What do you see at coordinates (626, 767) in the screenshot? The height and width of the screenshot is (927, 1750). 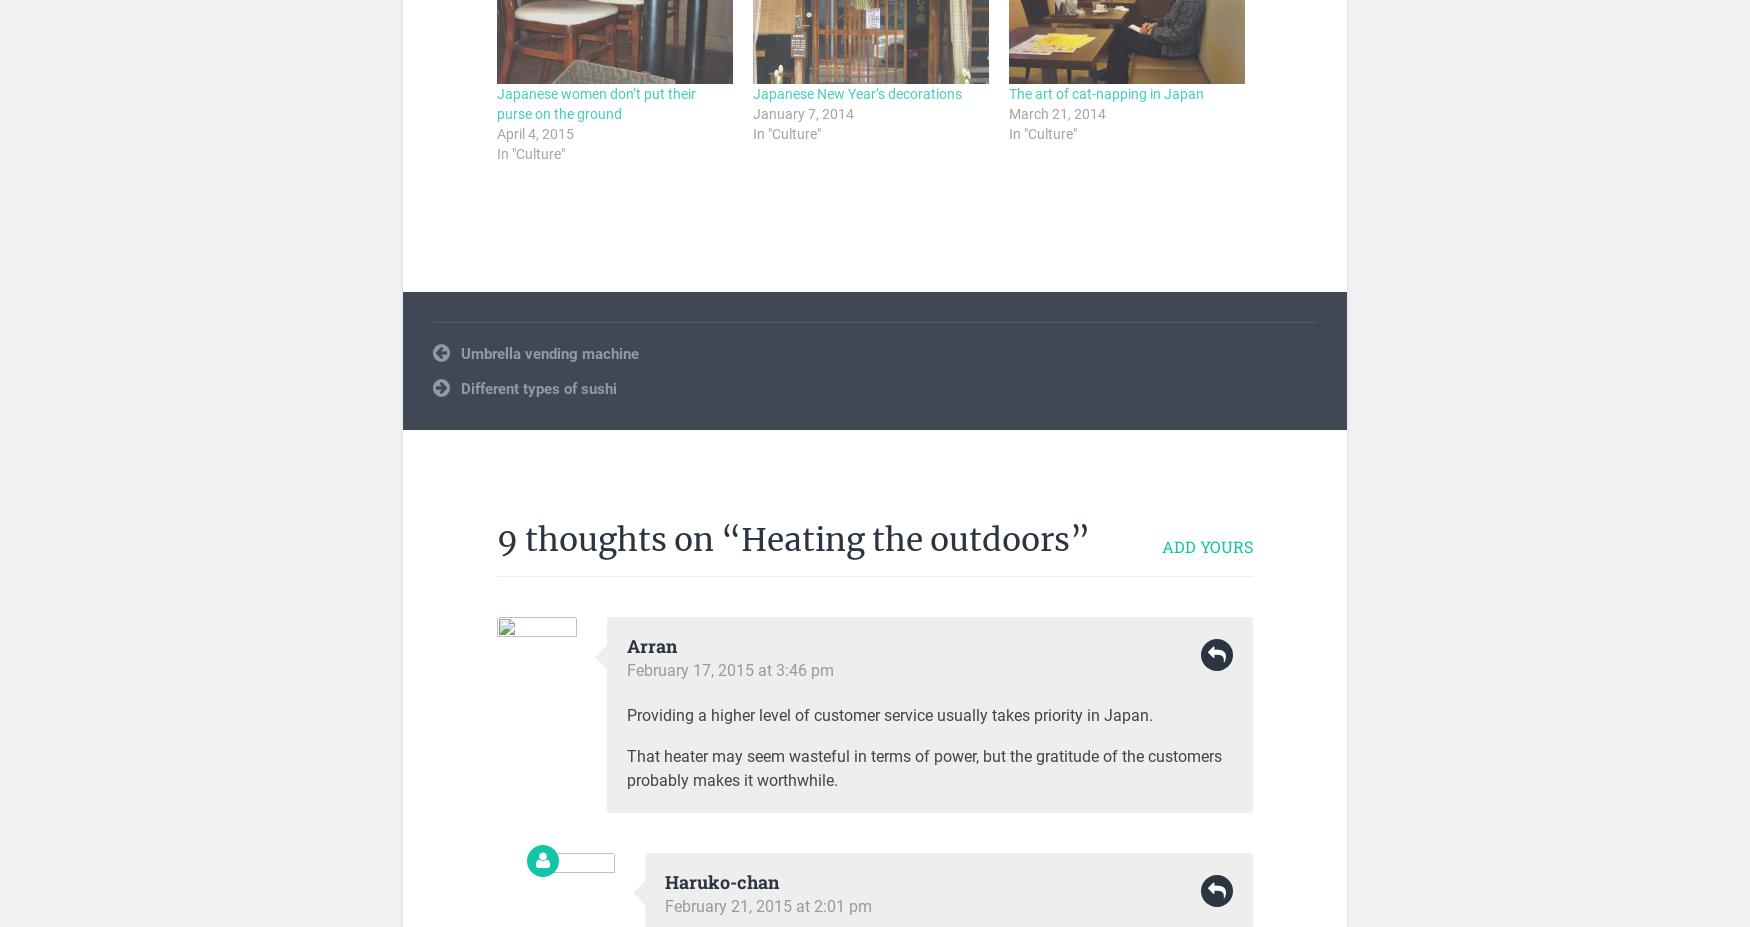 I see `'That heater may seem wasteful in terms of power, but the gratitude of the customers probably makes it worthwhile.'` at bounding box center [626, 767].